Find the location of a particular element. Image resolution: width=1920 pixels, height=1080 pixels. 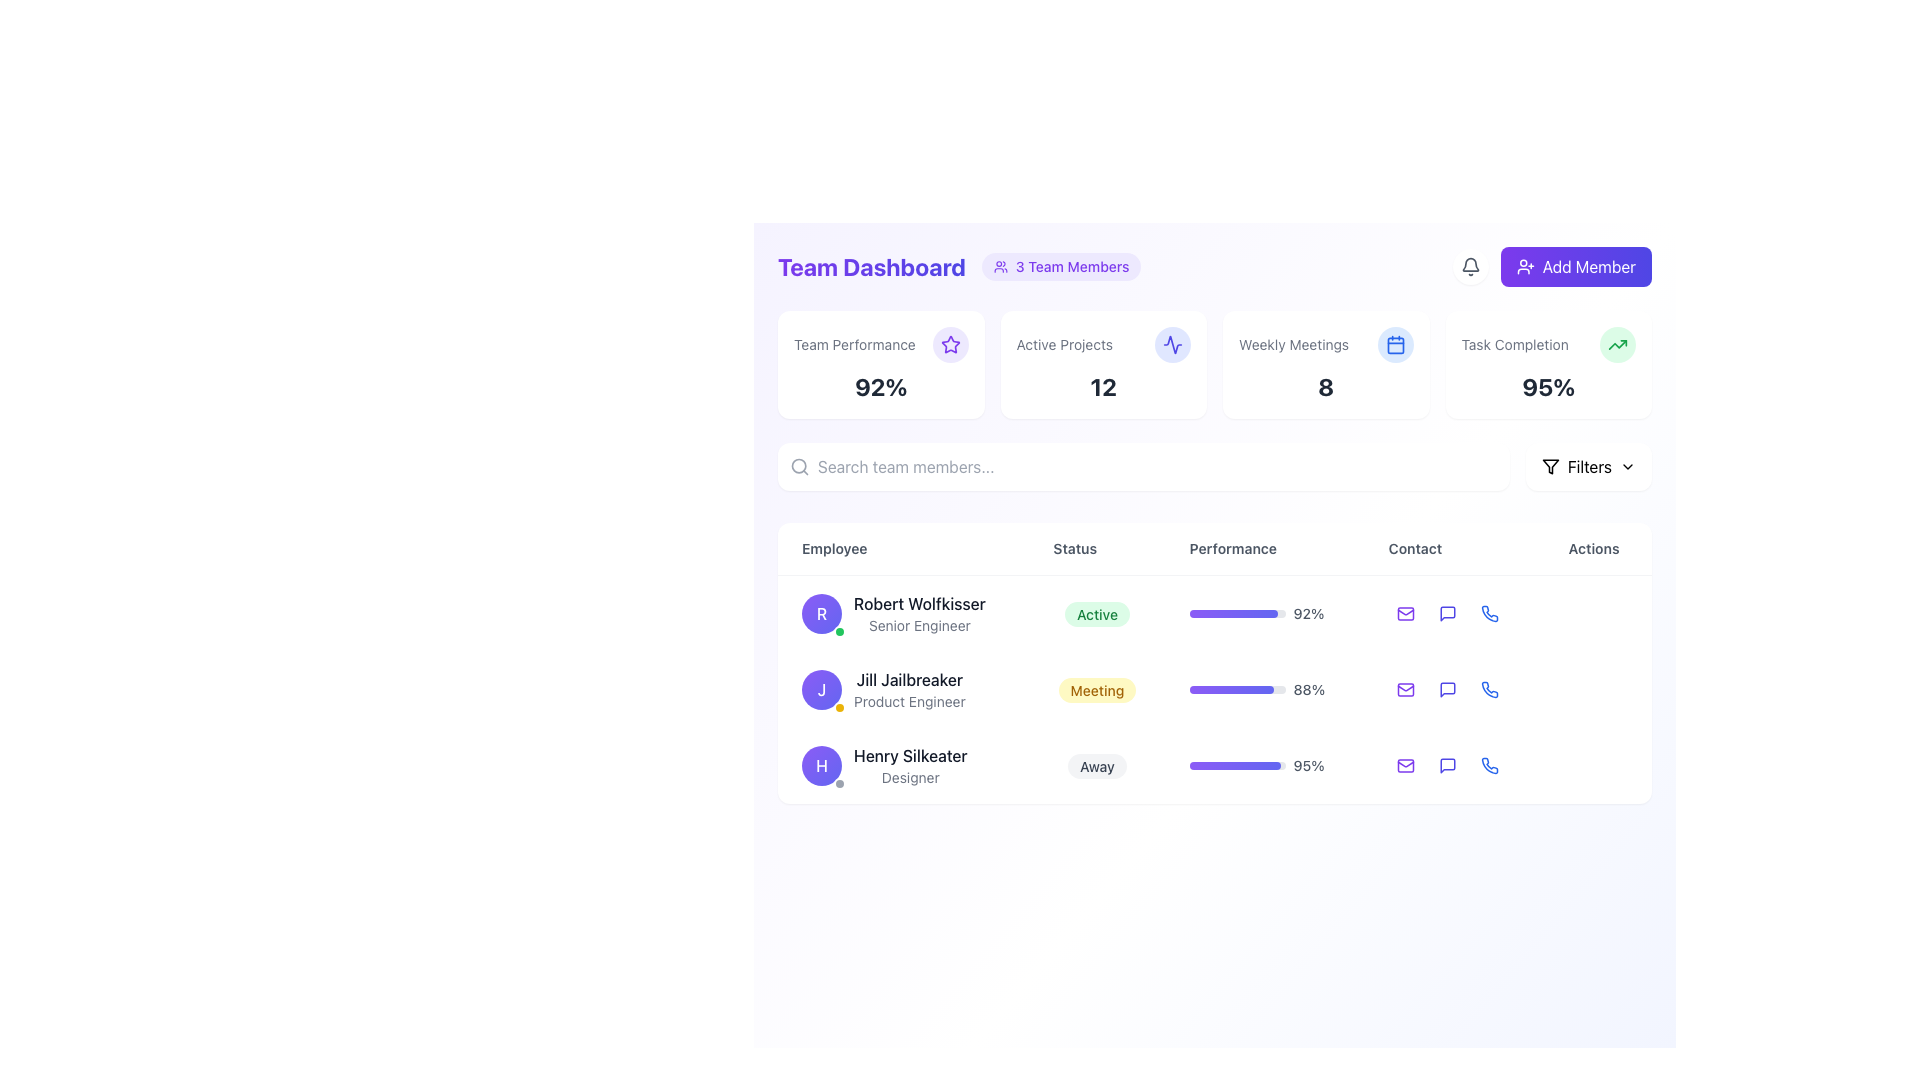

the third row in the user profile table that contains the avatar of 'H', the name 'Henry Silkeater', role 'Designer', a status indicator 'Away', a progress bar indicating '95%', and contact action icons is located at coordinates (1213, 765).